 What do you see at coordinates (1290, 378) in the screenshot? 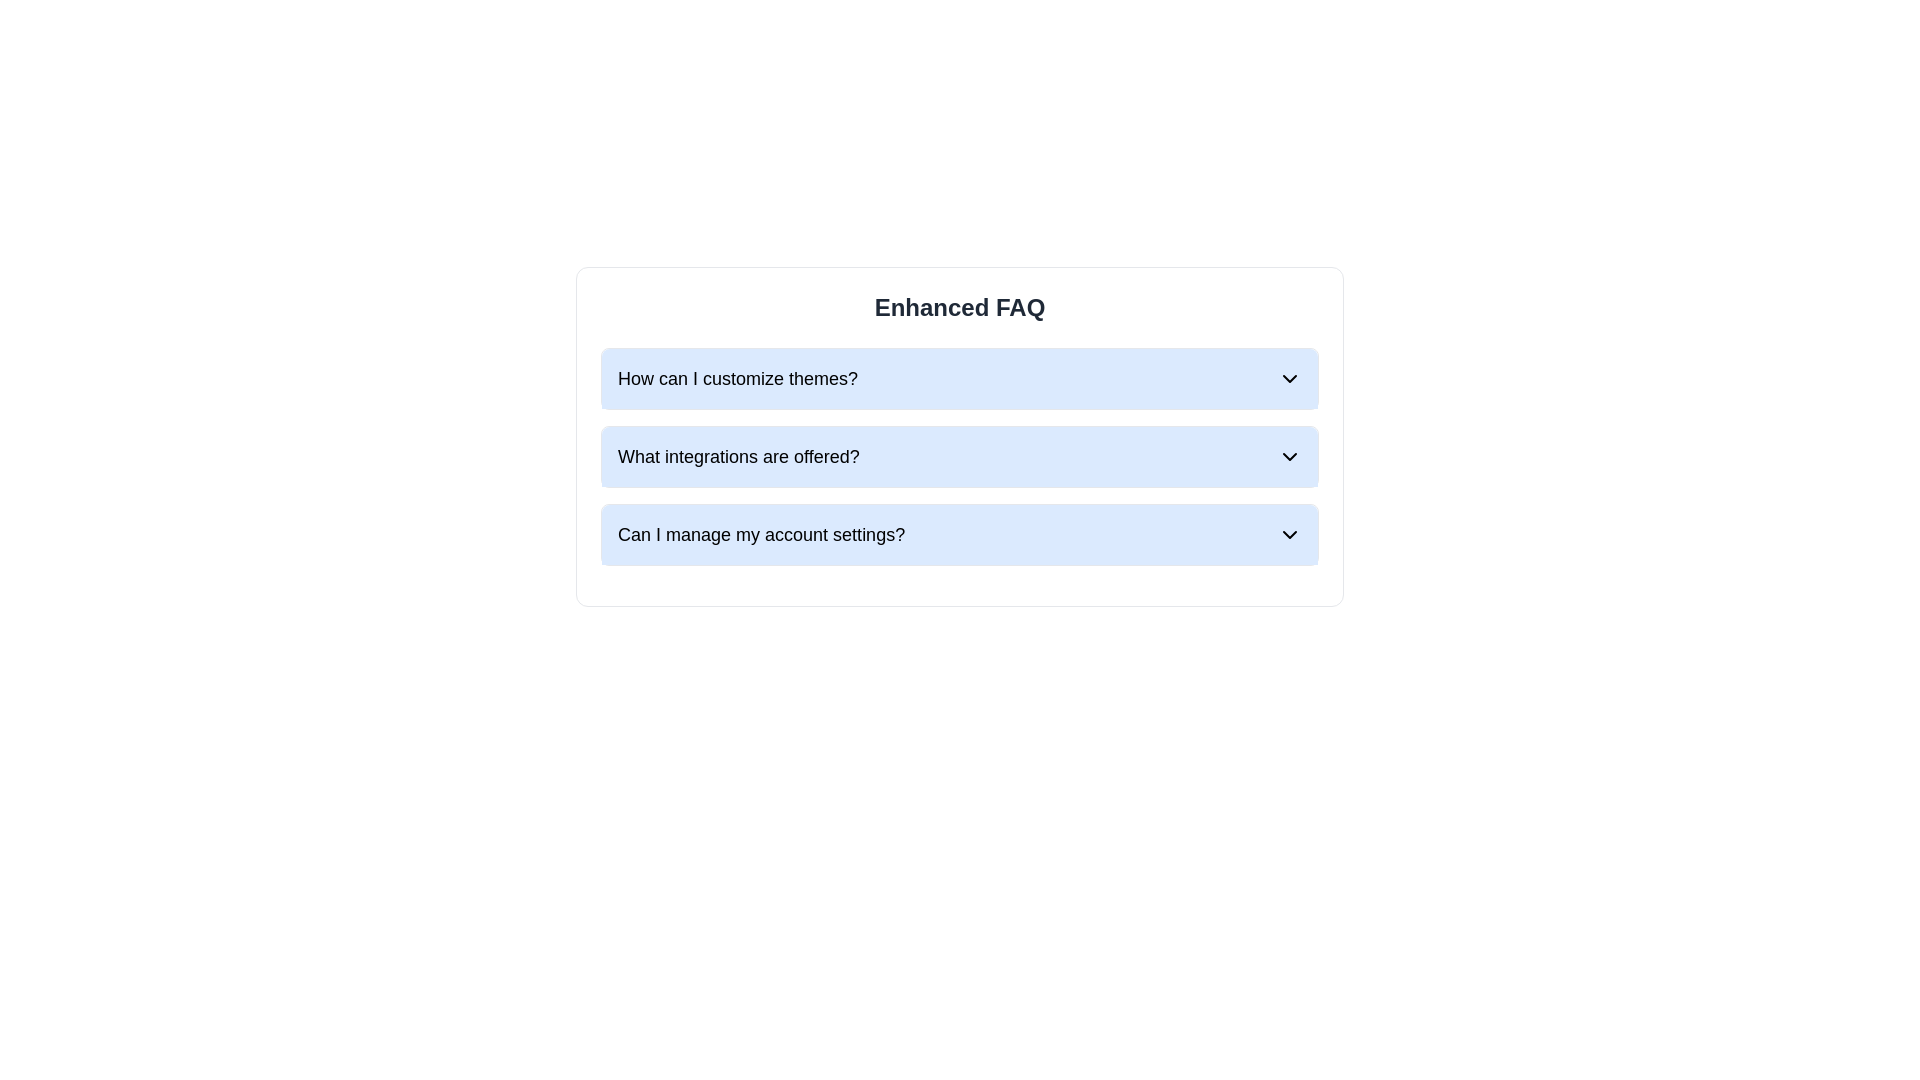
I see `the downward-pointing chevron icon indicating the expandable section toggle in the FAQ interface` at bounding box center [1290, 378].